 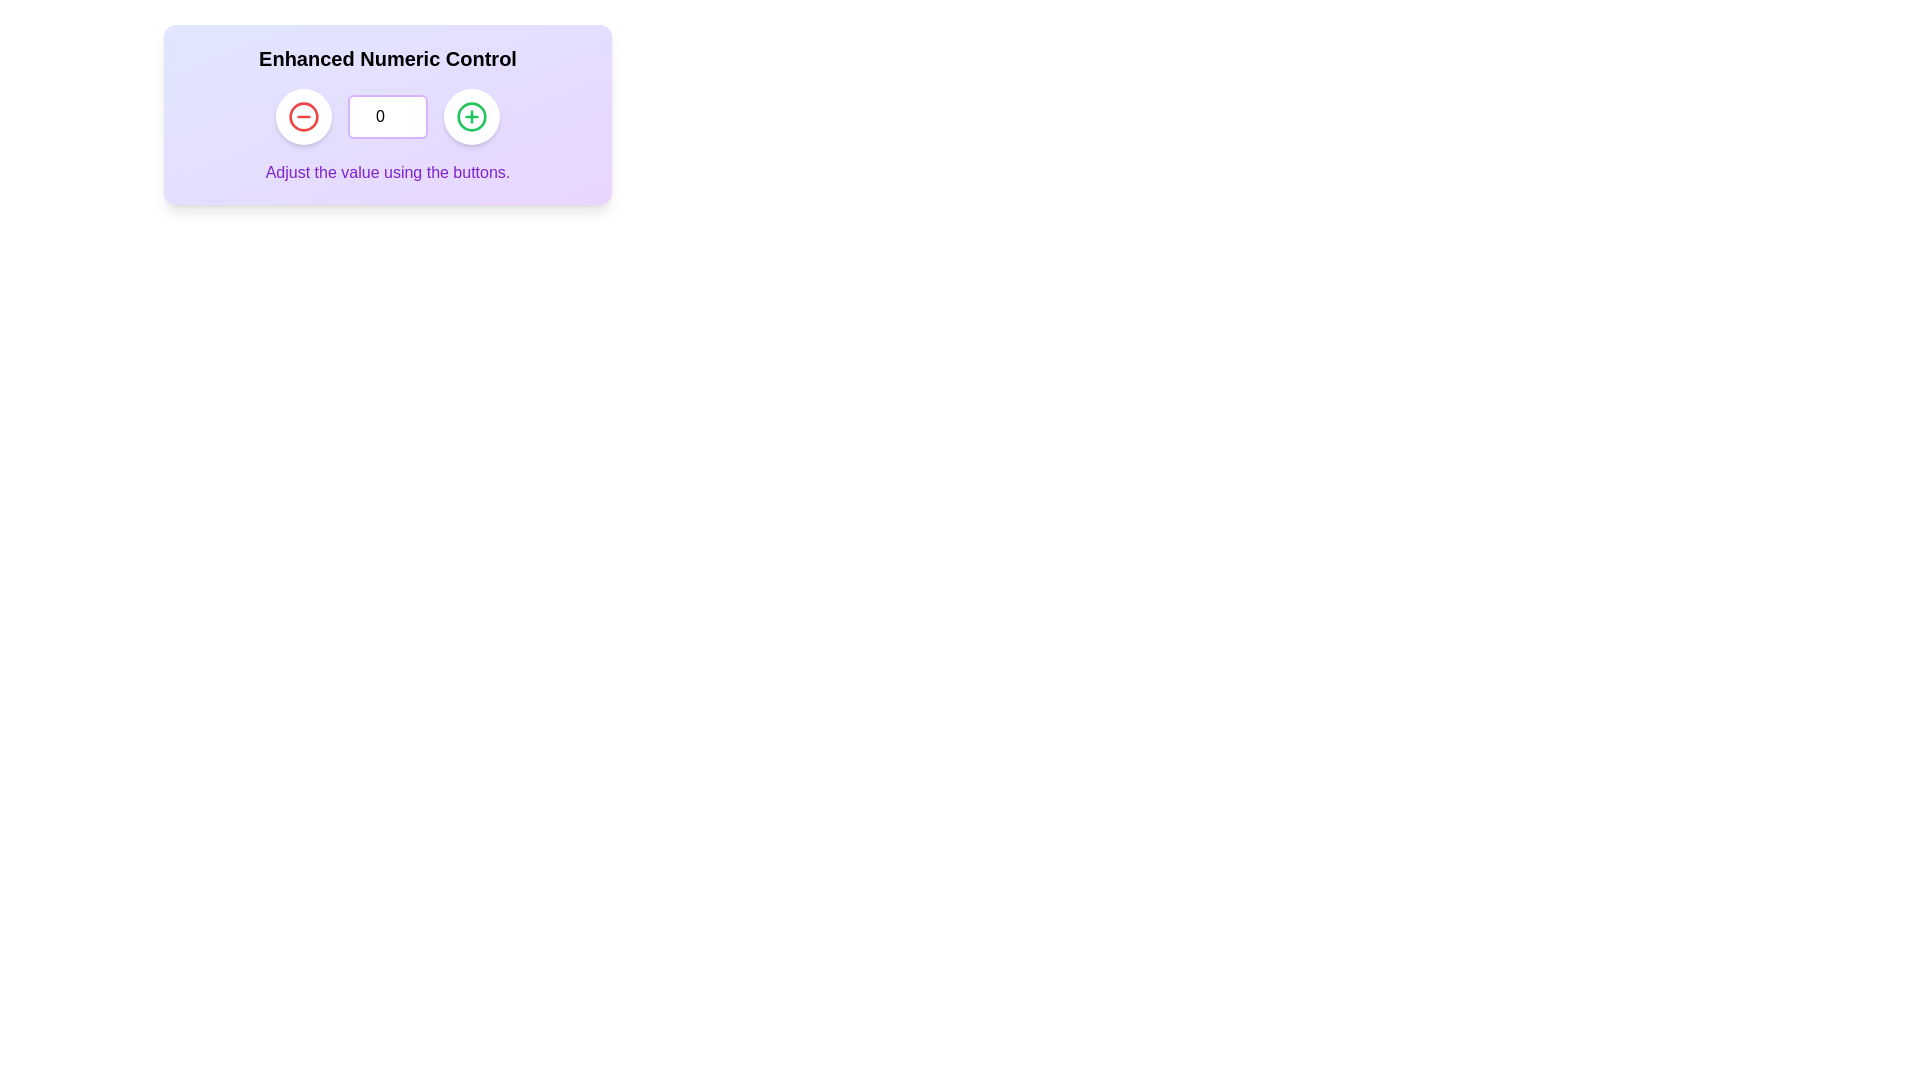 I want to click on the input box of the Composite control interface for numeric value adjustment, so click(x=388, y=115).